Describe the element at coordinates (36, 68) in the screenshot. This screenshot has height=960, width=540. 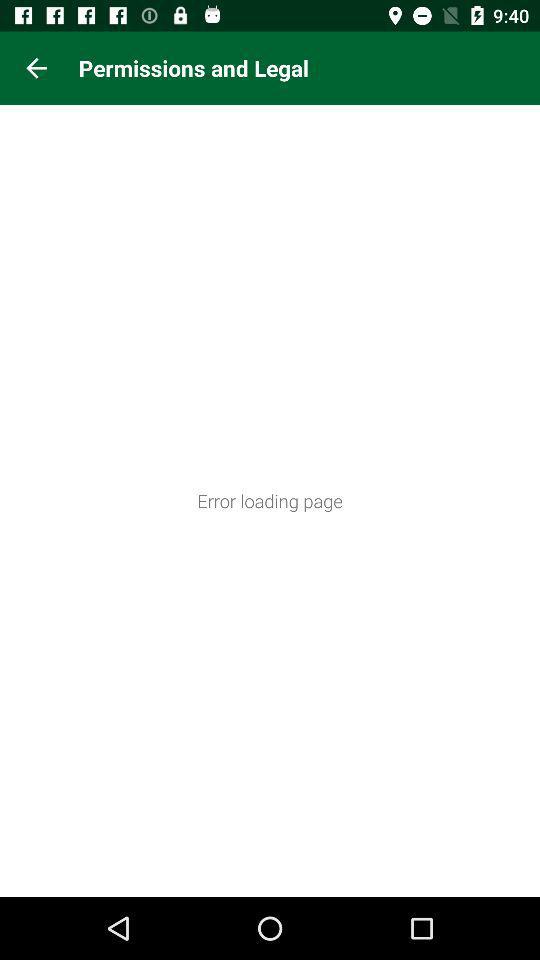
I see `icon at the top left corner` at that location.